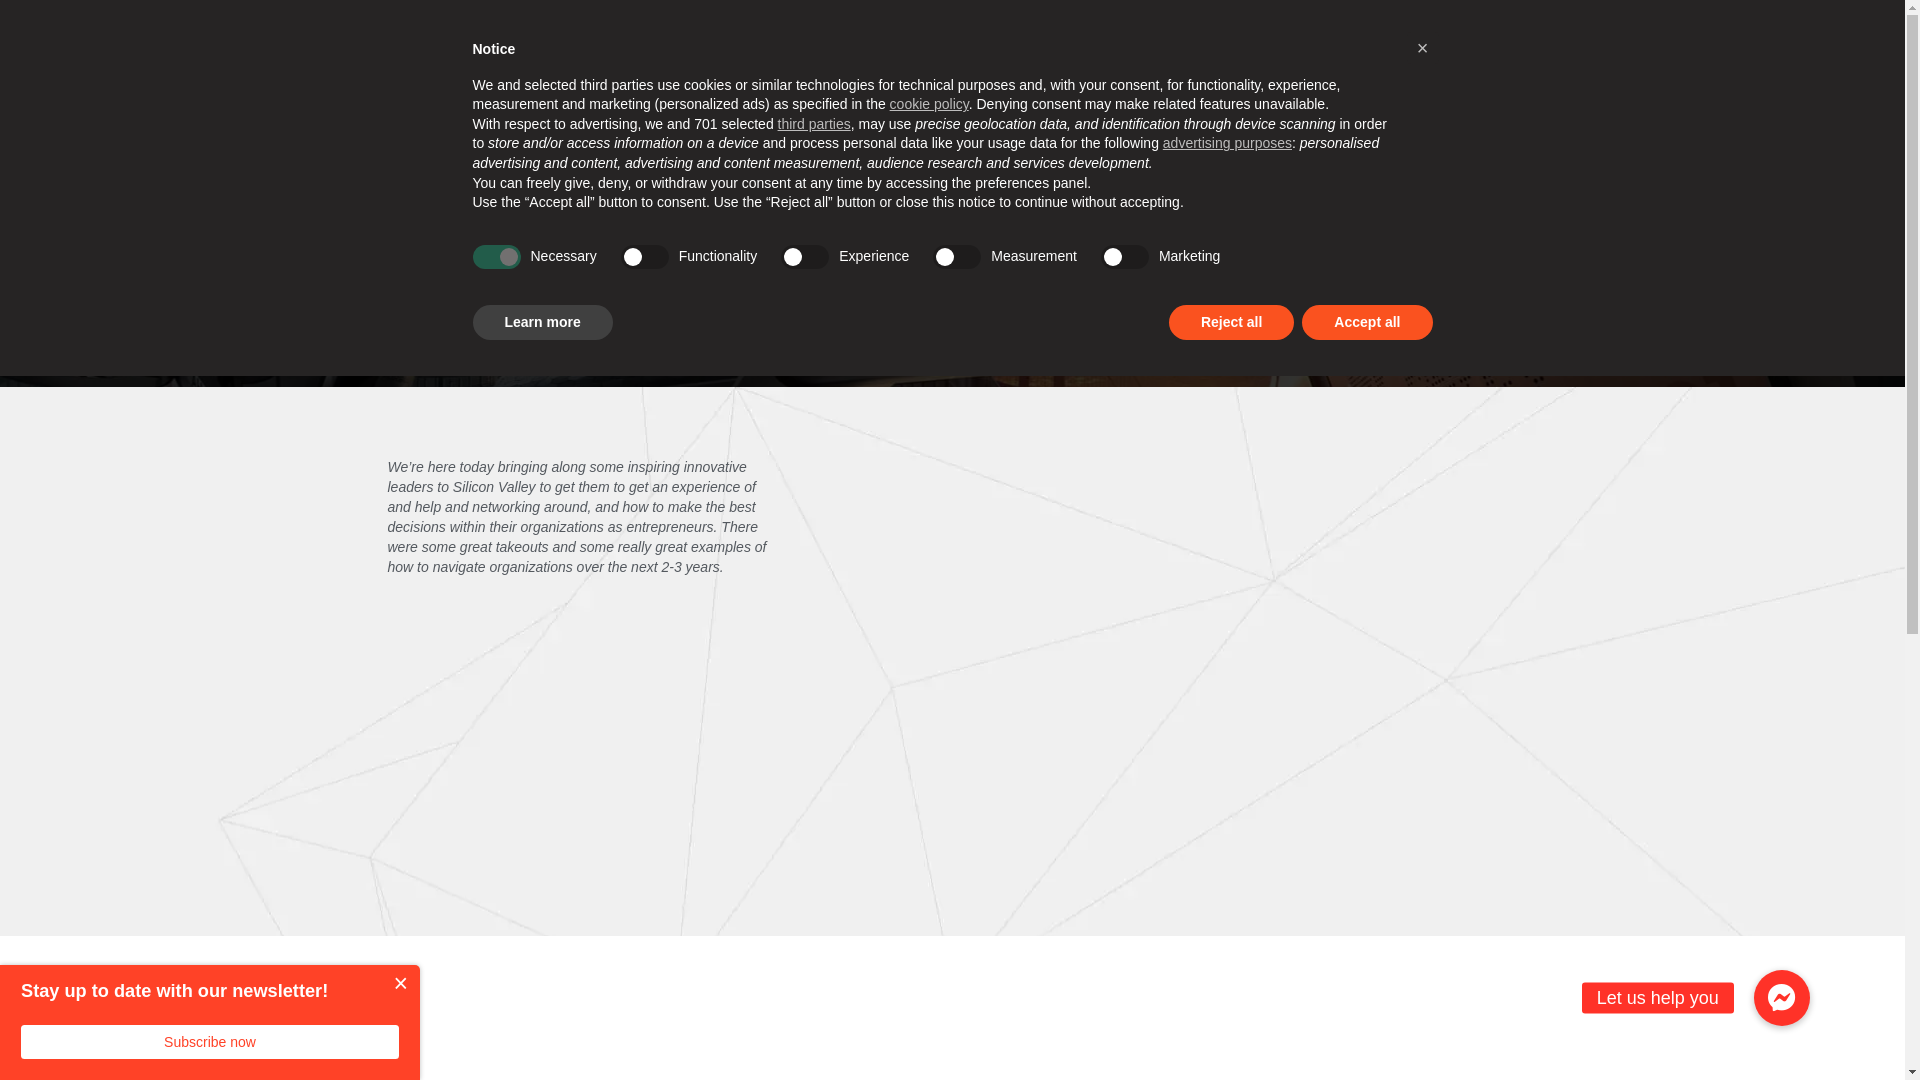  Describe the element at coordinates (1366, 322) in the screenshot. I see `'Accept all'` at that location.